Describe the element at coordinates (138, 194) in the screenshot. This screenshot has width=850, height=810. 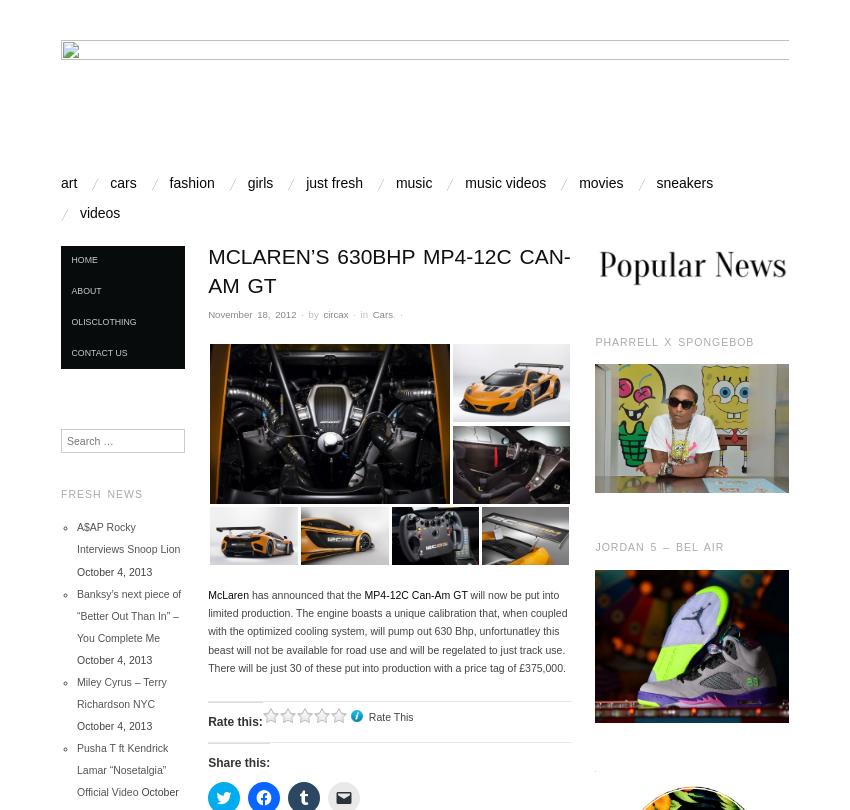
I see `'Main Menu'` at that location.